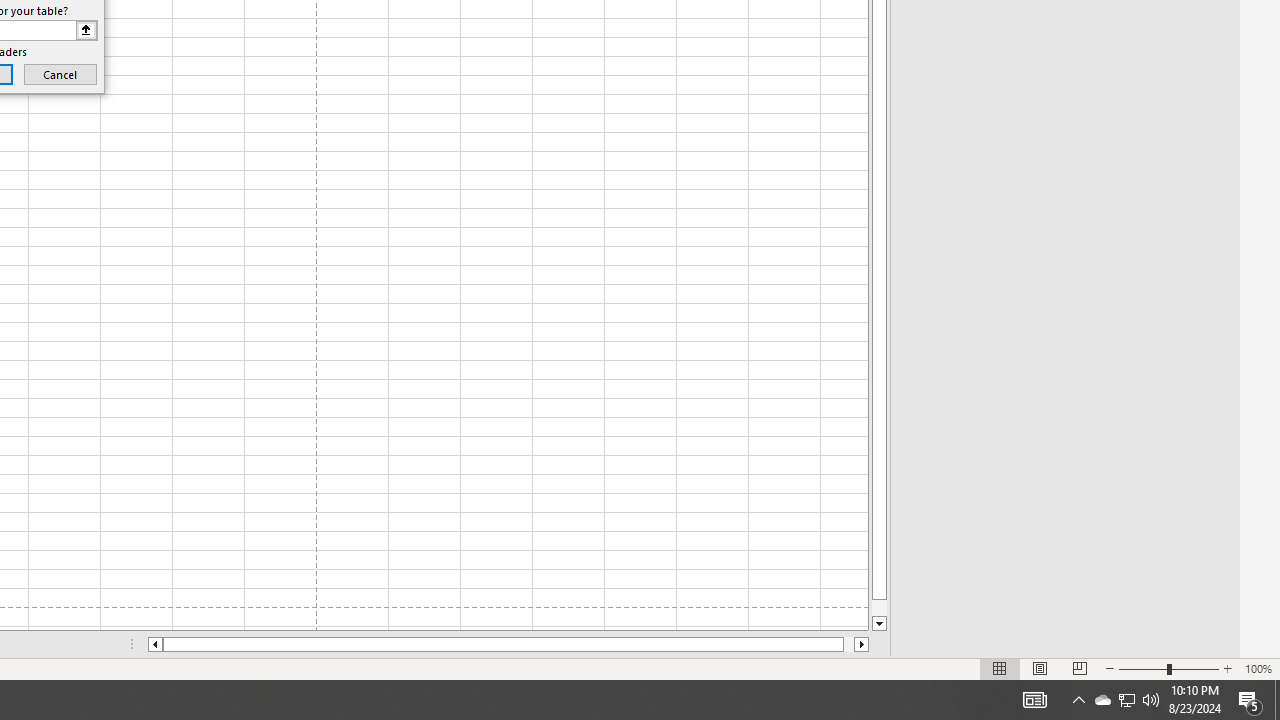 The width and height of the screenshot is (1280, 720). I want to click on 'Normal', so click(1000, 669).